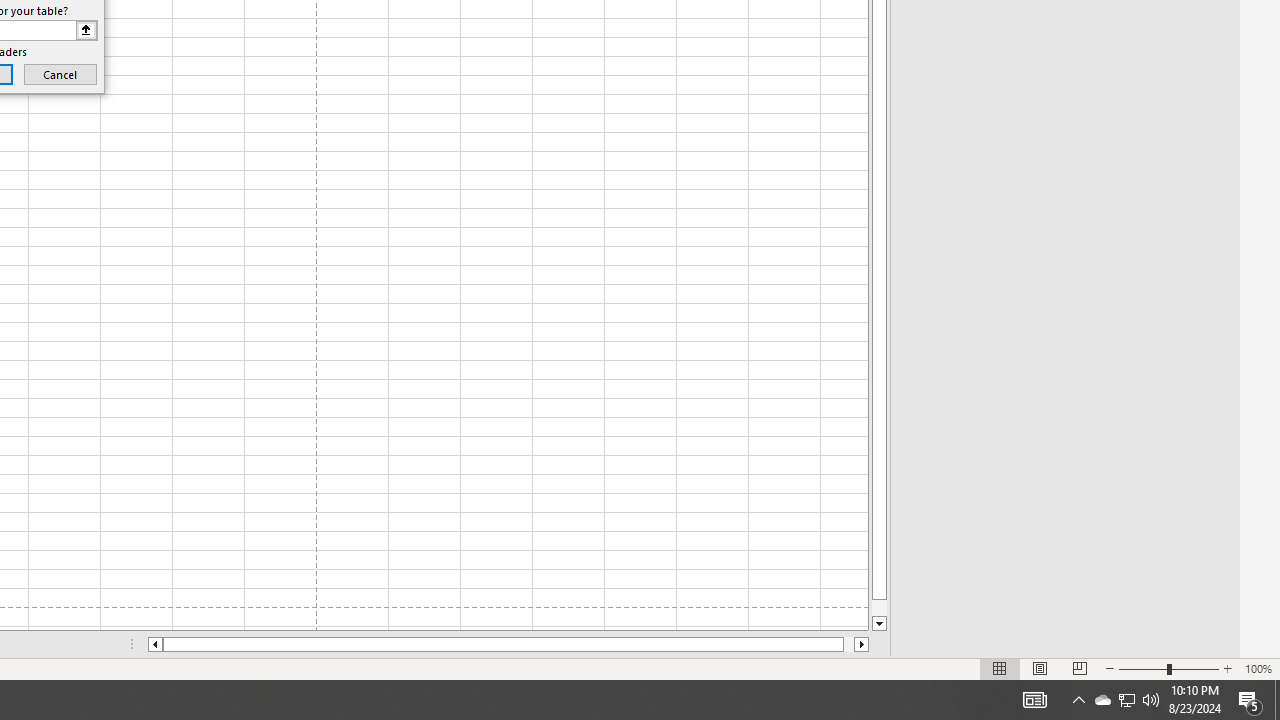 The width and height of the screenshot is (1280, 720). I want to click on 'Normal', so click(1000, 669).